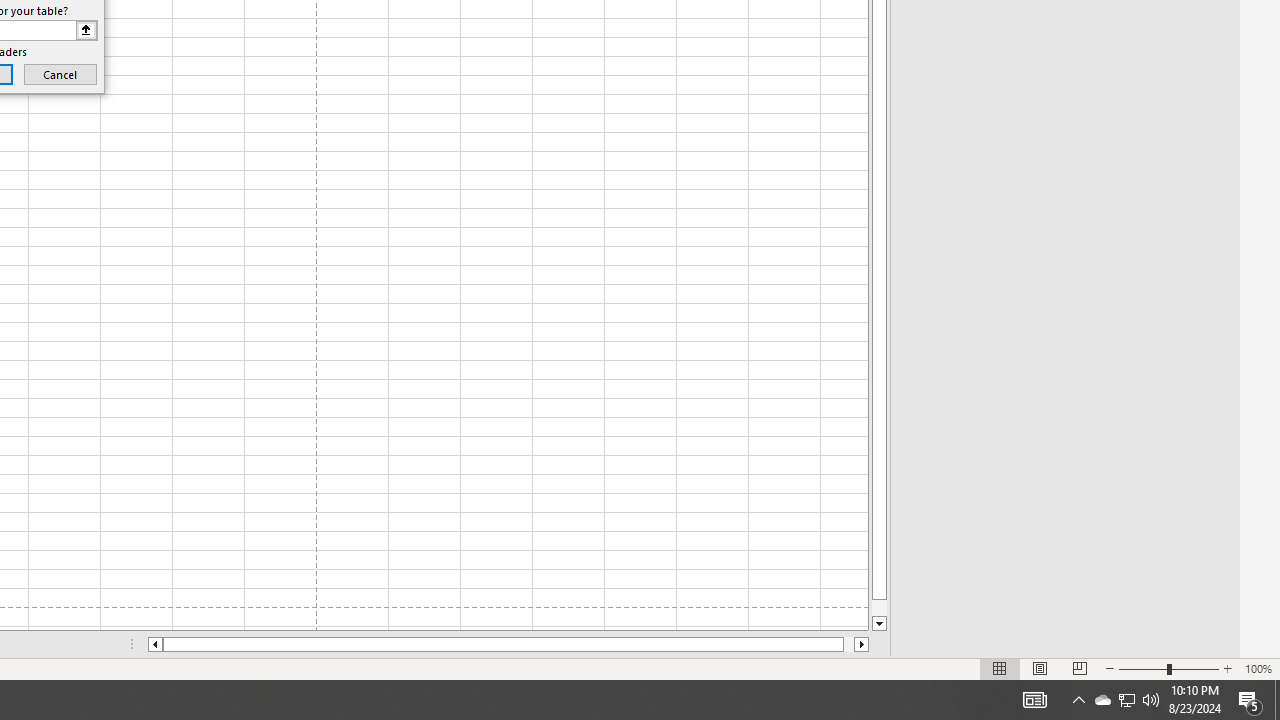 The width and height of the screenshot is (1280, 720). I want to click on 'Normal', so click(1000, 669).